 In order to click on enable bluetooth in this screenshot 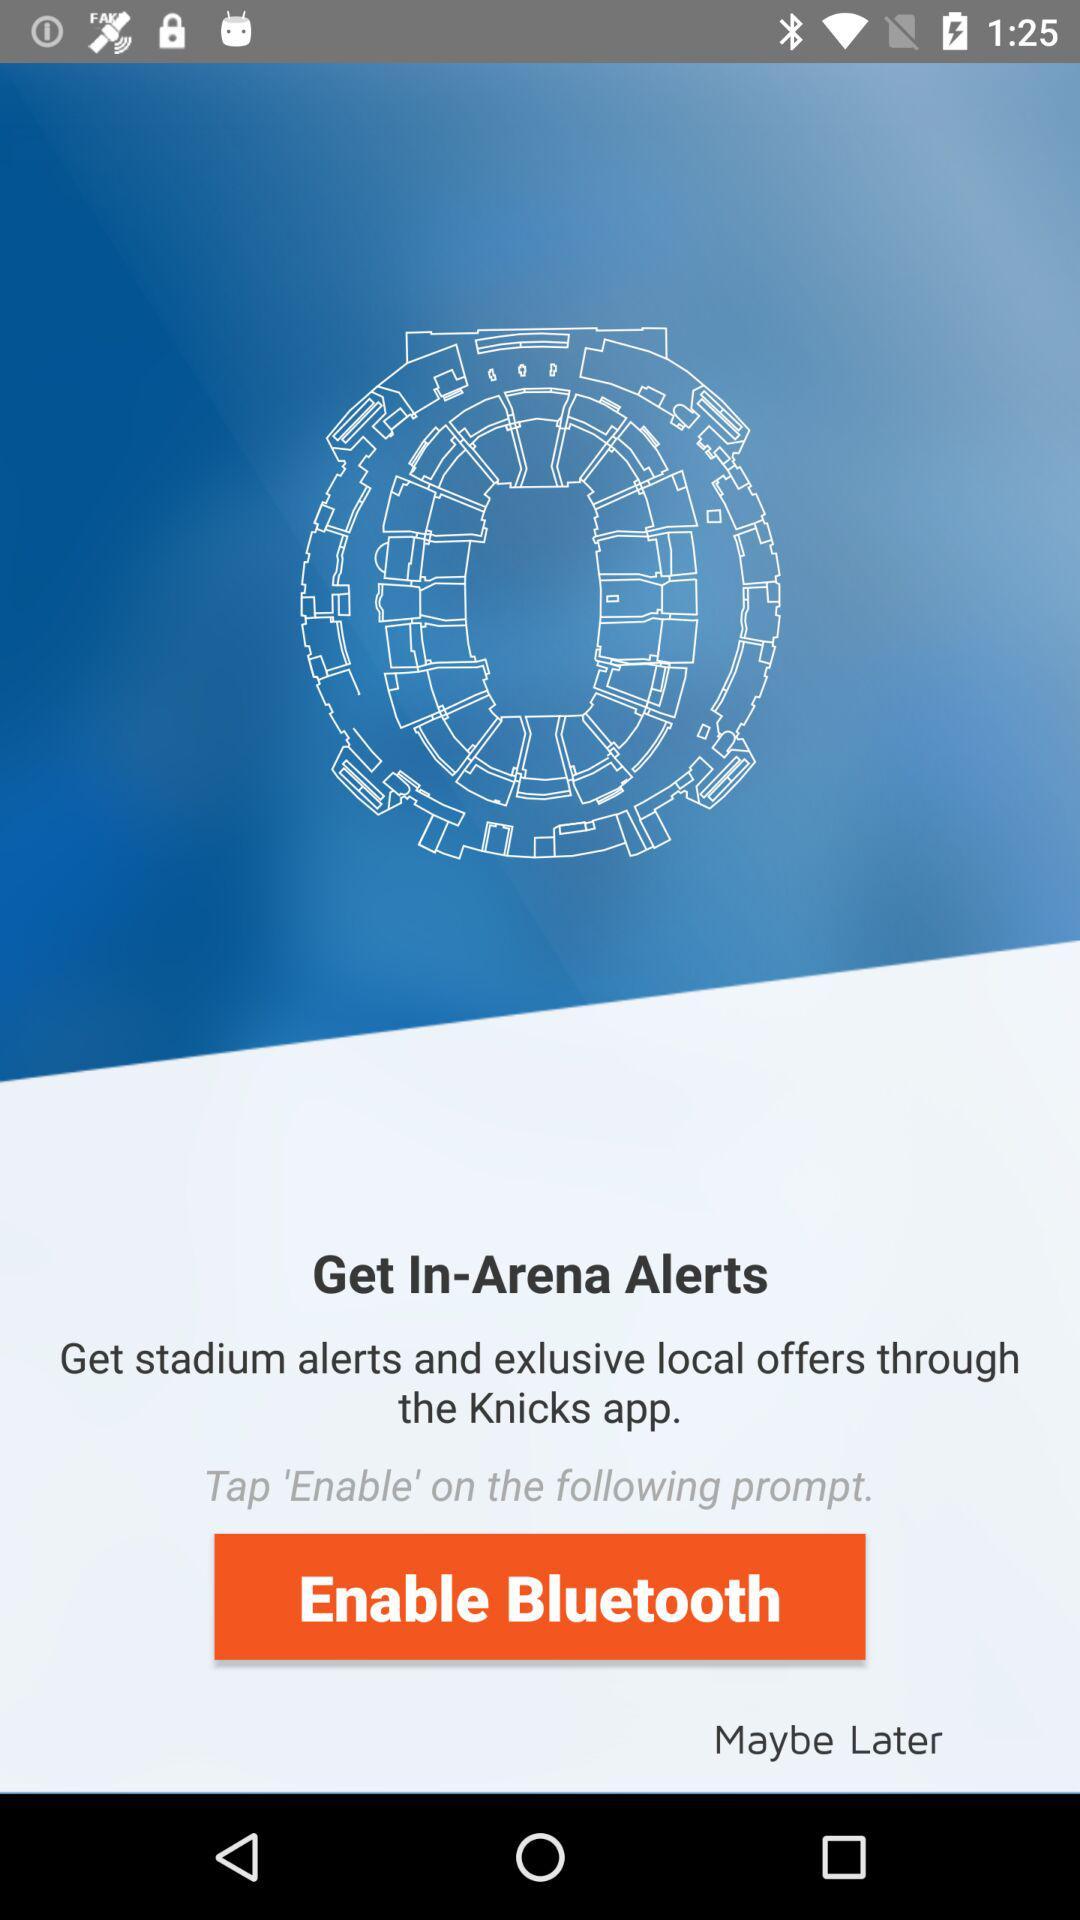, I will do `click(540, 1595)`.